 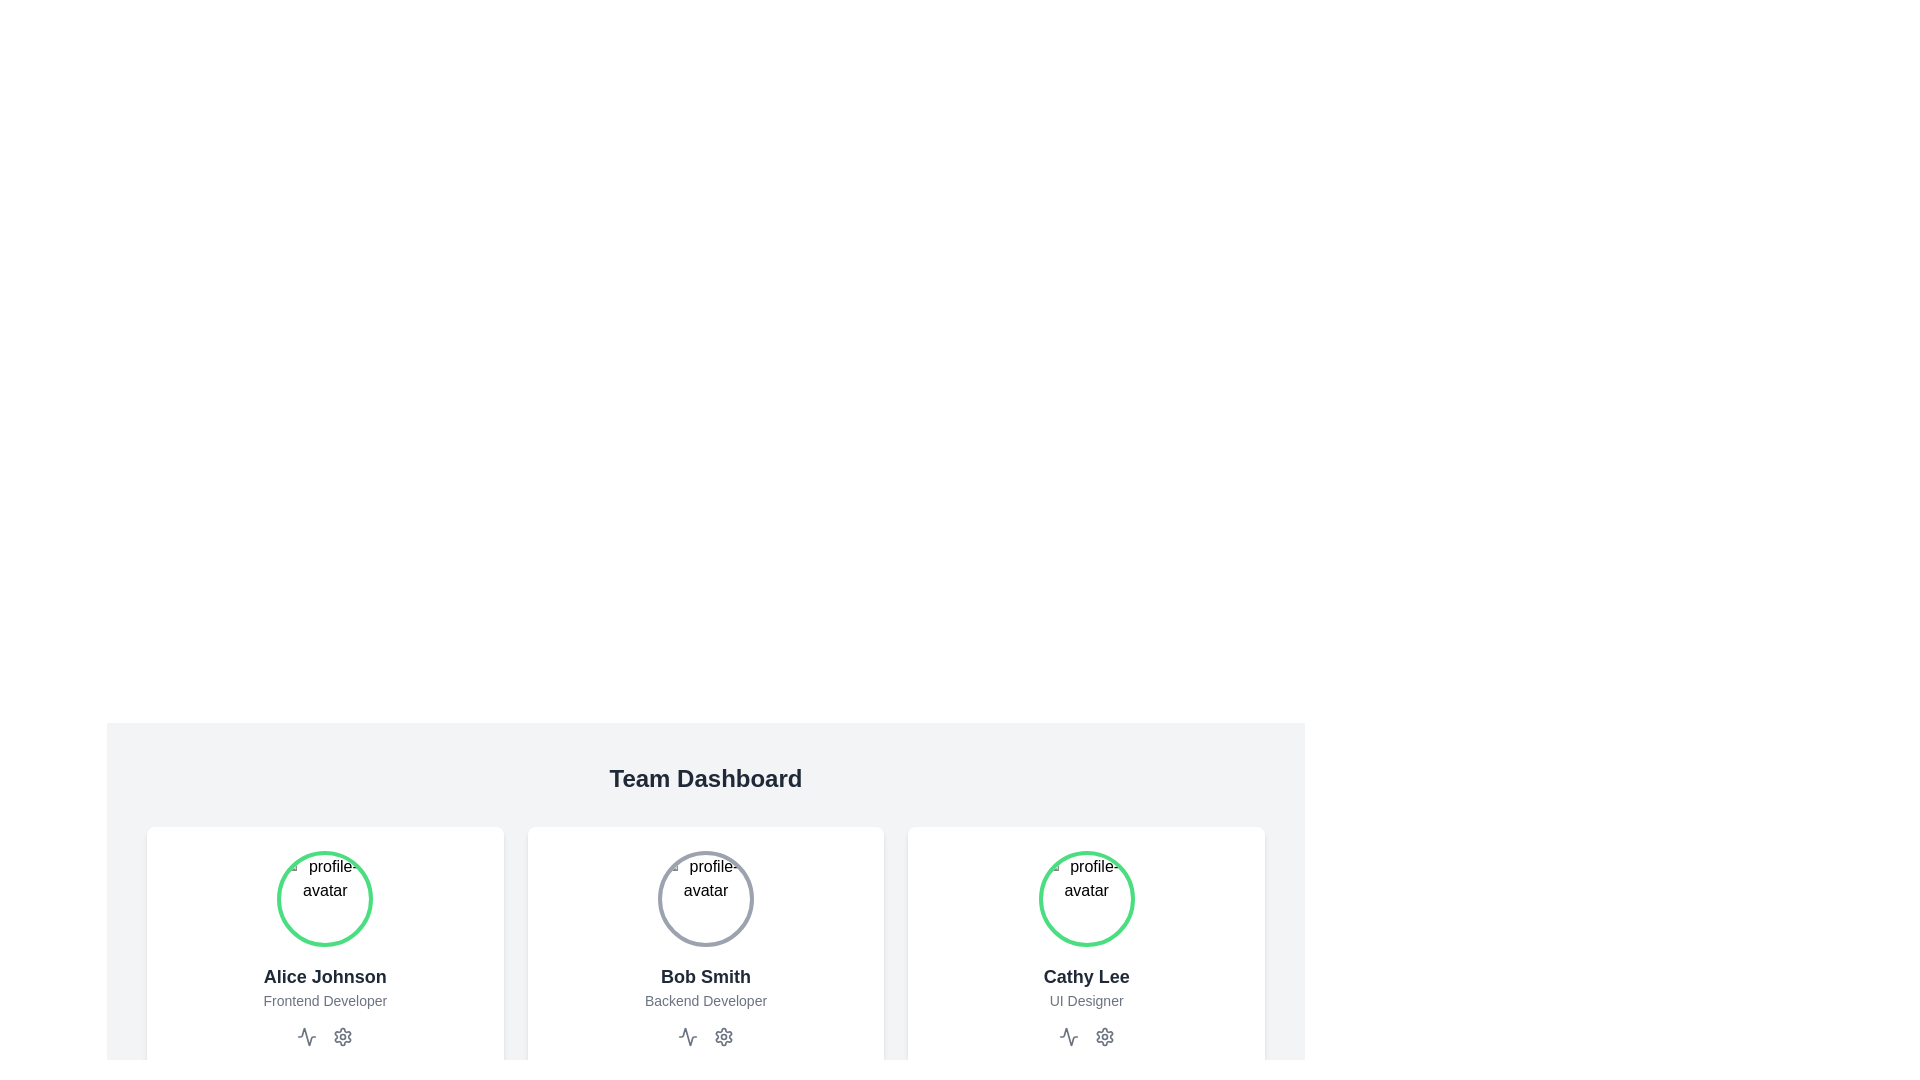 What do you see at coordinates (1085, 897) in the screenshot?
I see `the circular profile avatar image with a green border representing user 'Cathy Lee', located at the top-center of the third card below the 'Team Dashboard' heading` at bounding box center [1085, 897].